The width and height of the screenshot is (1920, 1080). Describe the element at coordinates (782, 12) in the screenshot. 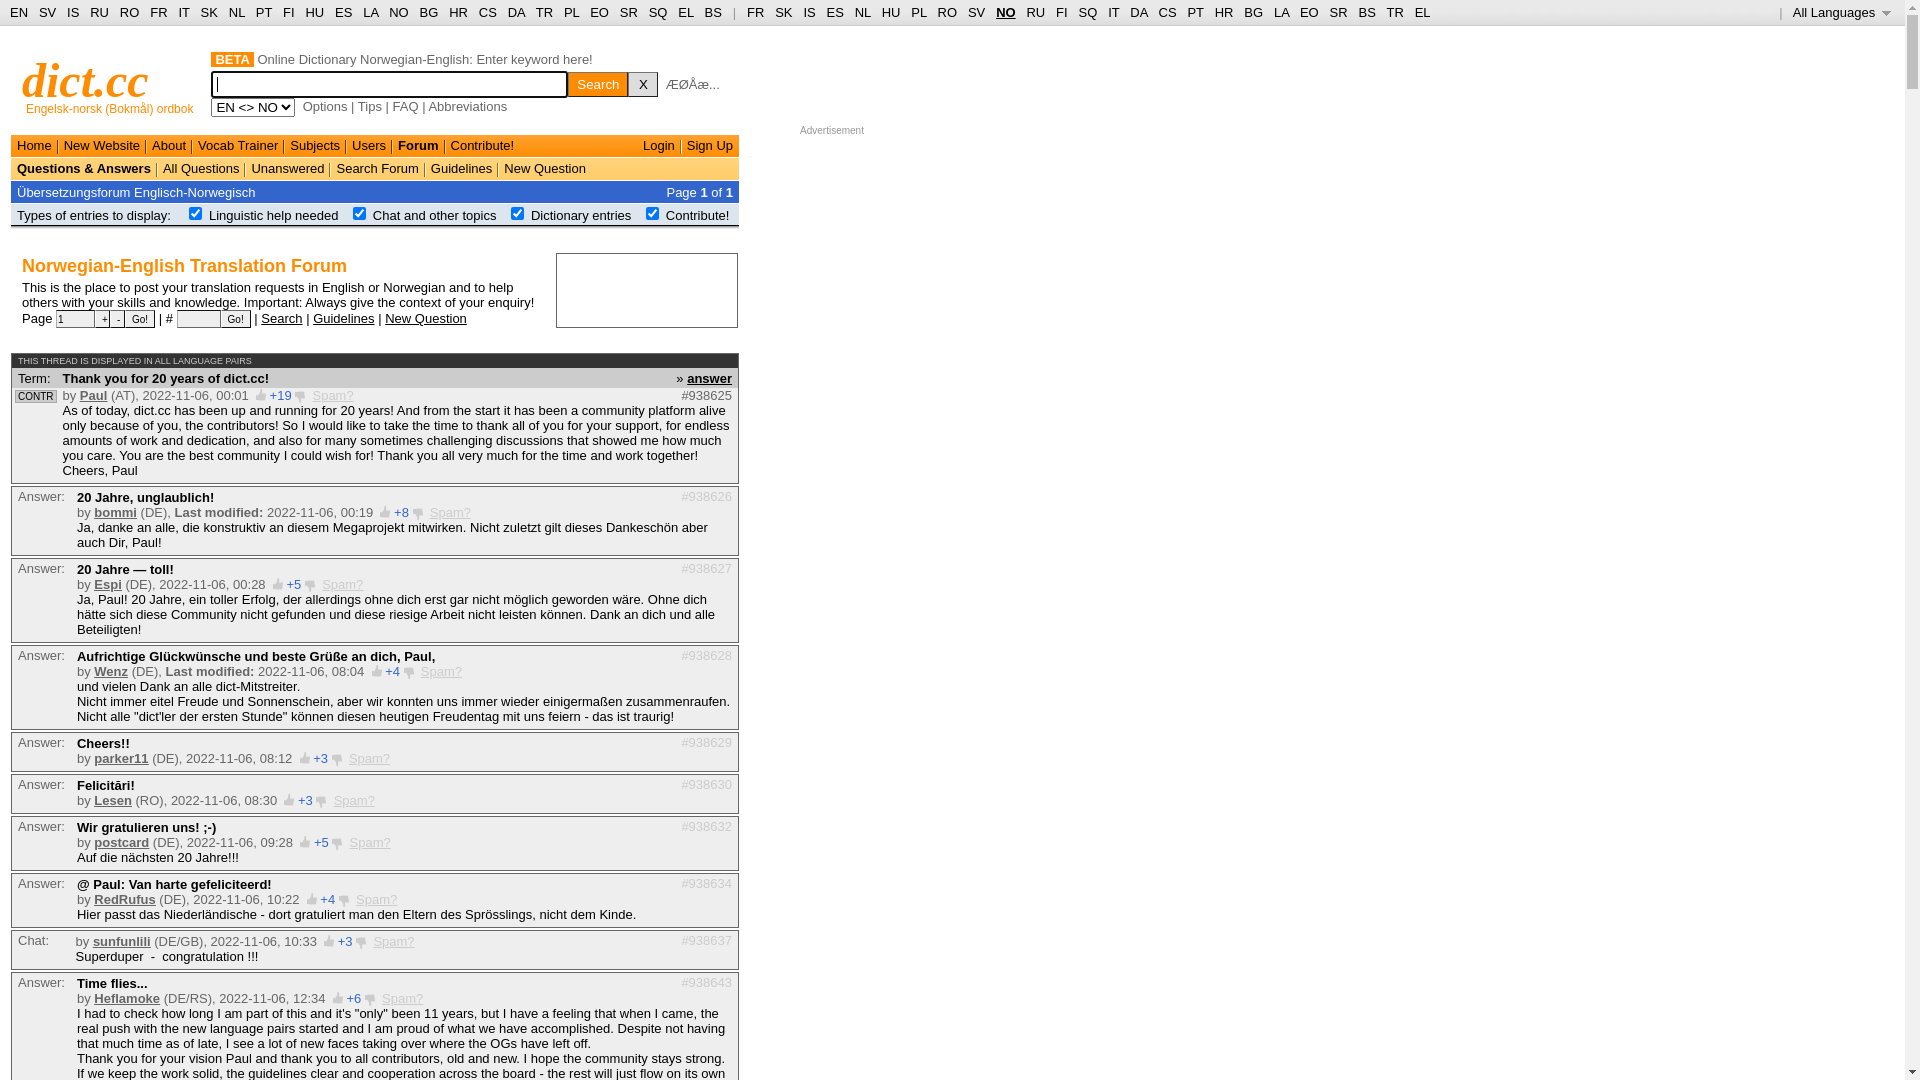

I see `'SK'` at that location.